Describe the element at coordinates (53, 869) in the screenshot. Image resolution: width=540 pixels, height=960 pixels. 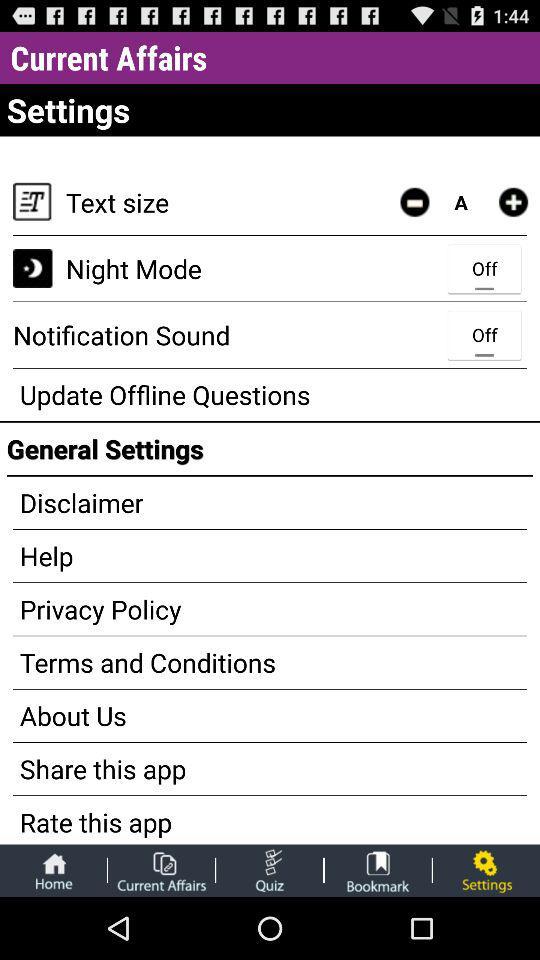
I see `home screen` at that location.